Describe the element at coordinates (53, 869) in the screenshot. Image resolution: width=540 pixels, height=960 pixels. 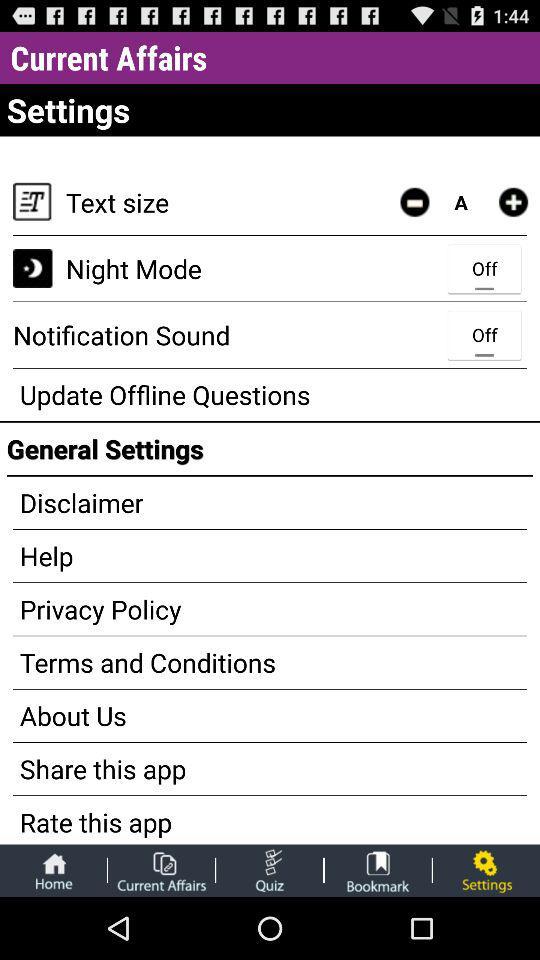
I see `home screen` at that location.